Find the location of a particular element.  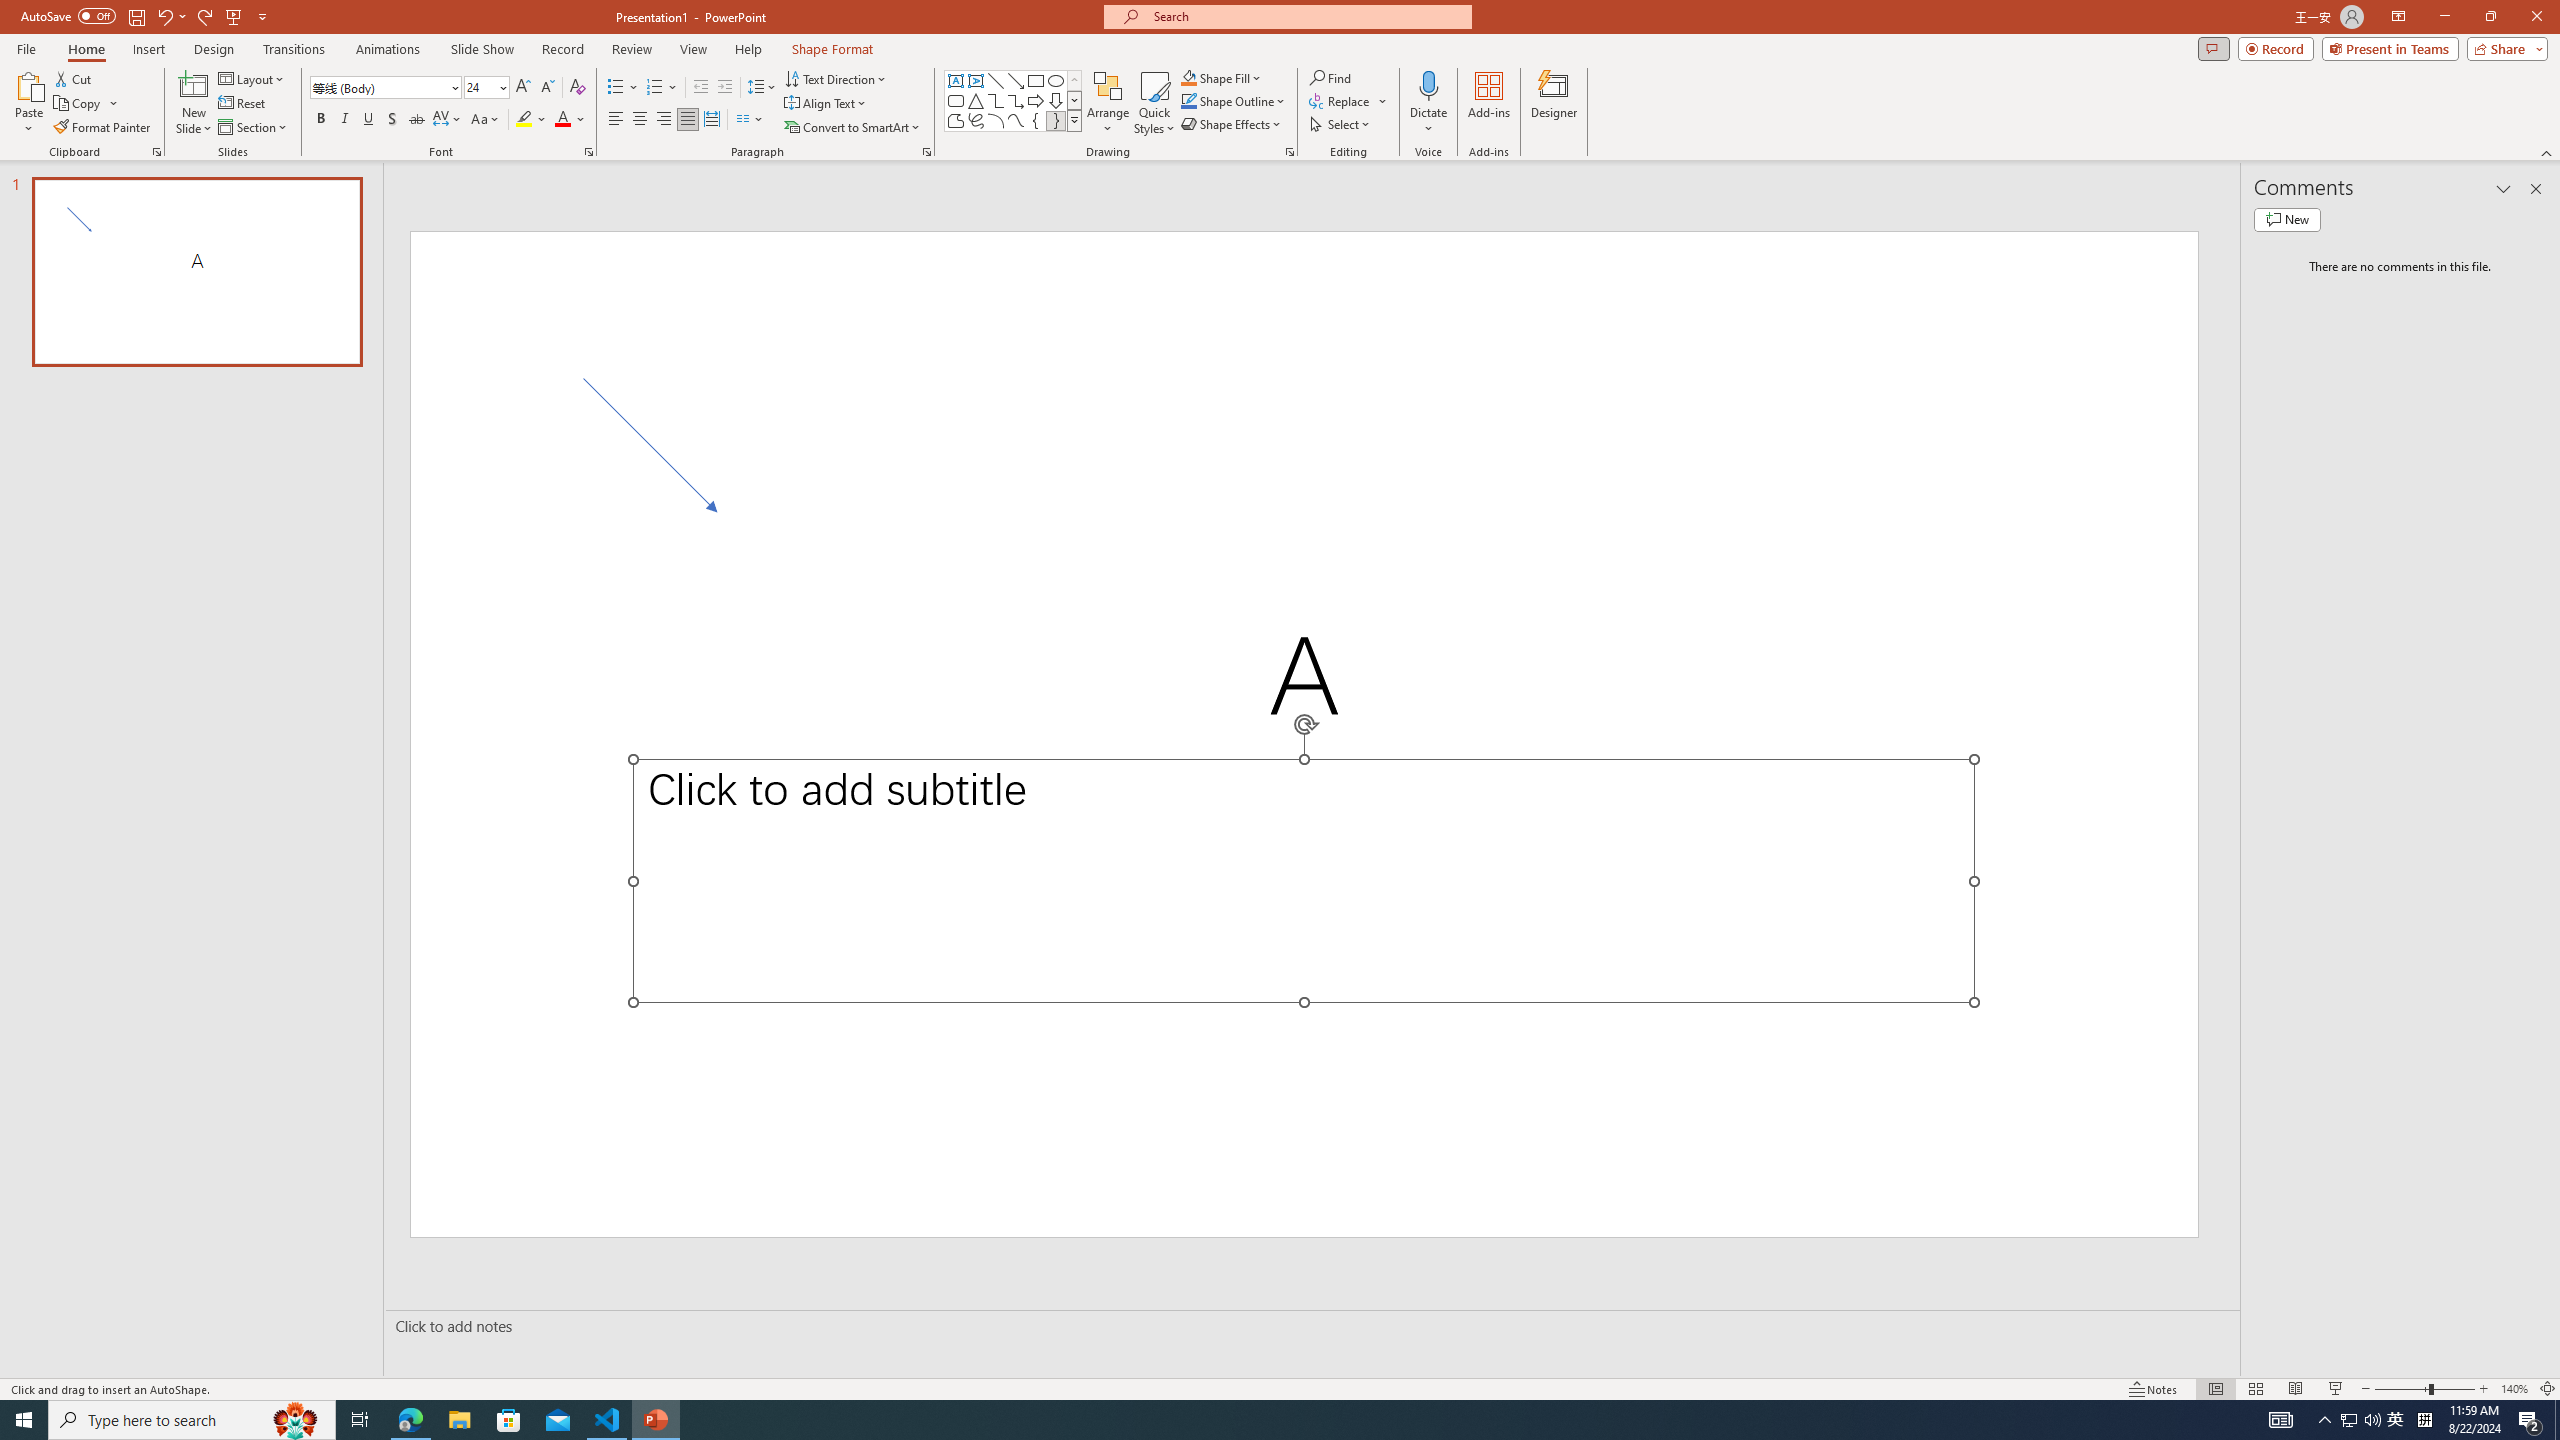

'Change Case' is located at coordinates (485, 118).